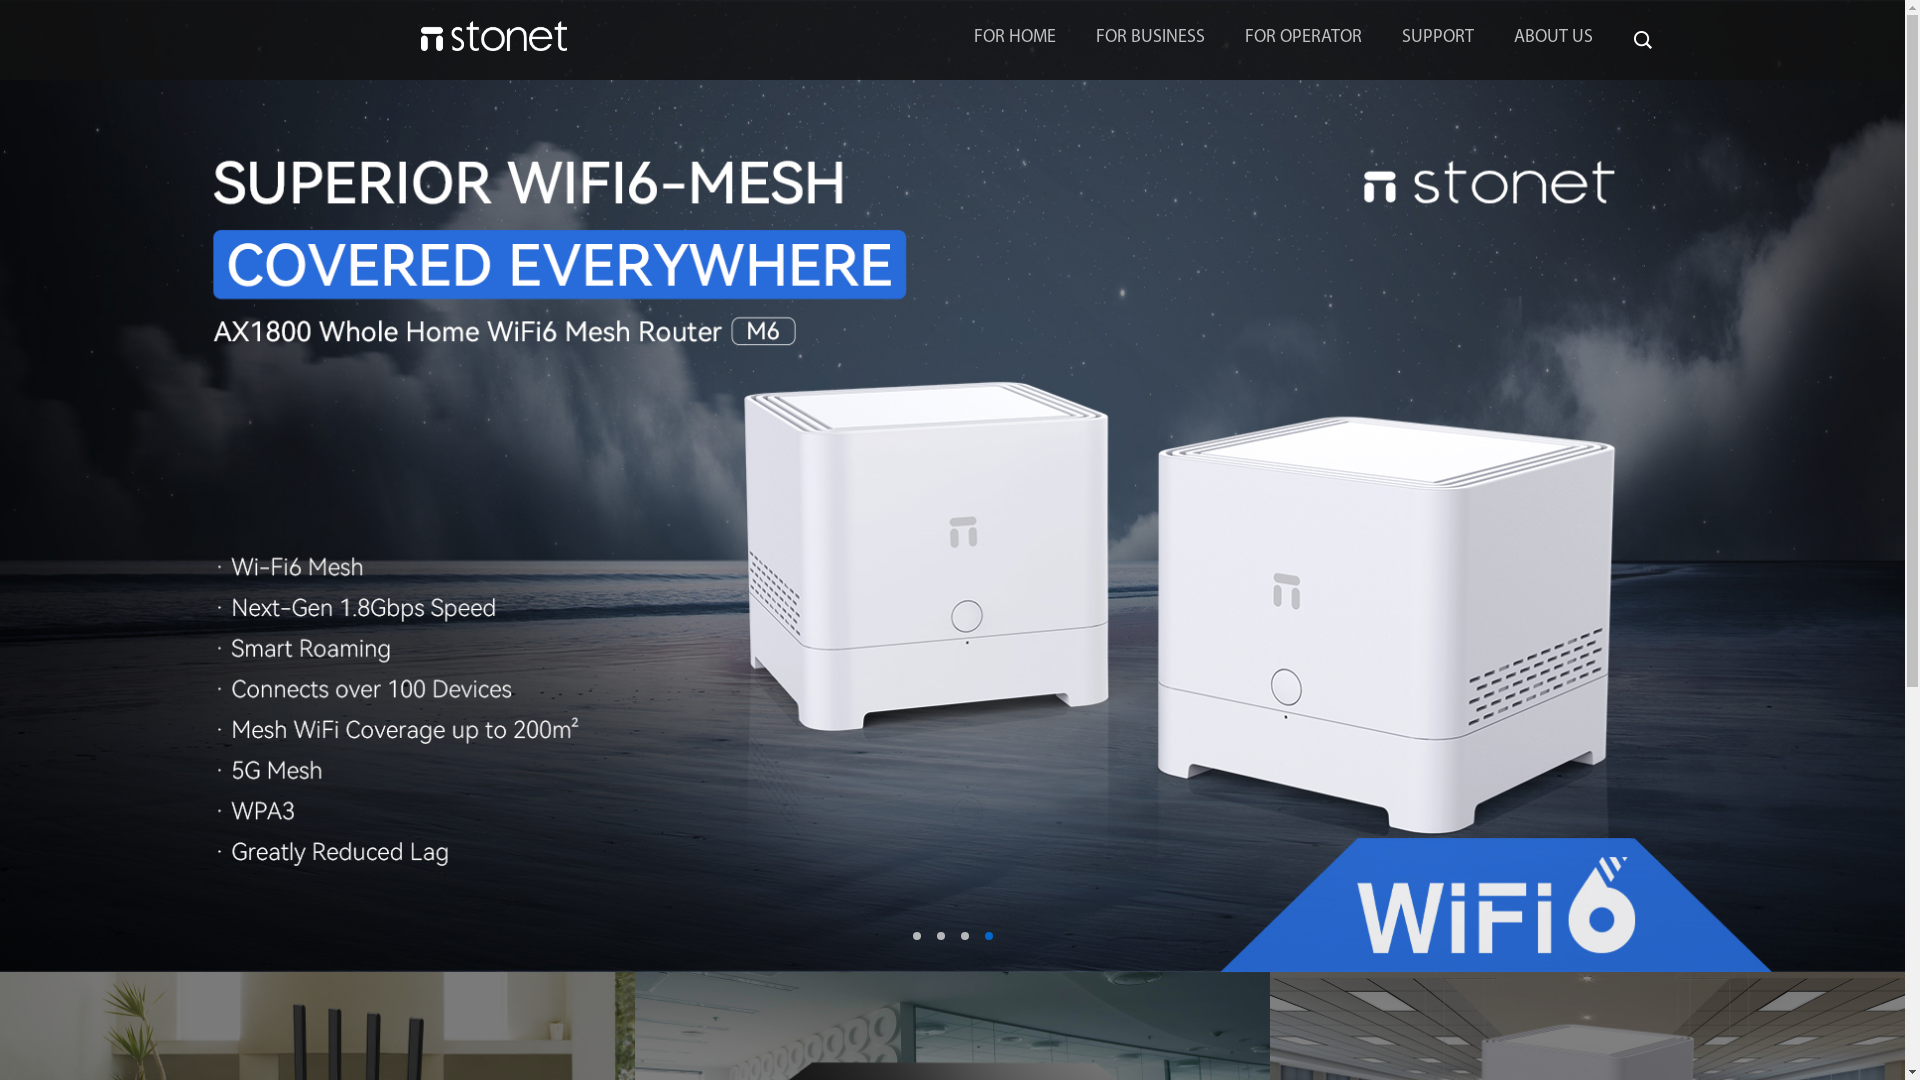 The image size is (1920, 1080). Describe the element at coordinates (1150, 38) in the screenshot. I see `'FOR BUSINESS'` at that location.